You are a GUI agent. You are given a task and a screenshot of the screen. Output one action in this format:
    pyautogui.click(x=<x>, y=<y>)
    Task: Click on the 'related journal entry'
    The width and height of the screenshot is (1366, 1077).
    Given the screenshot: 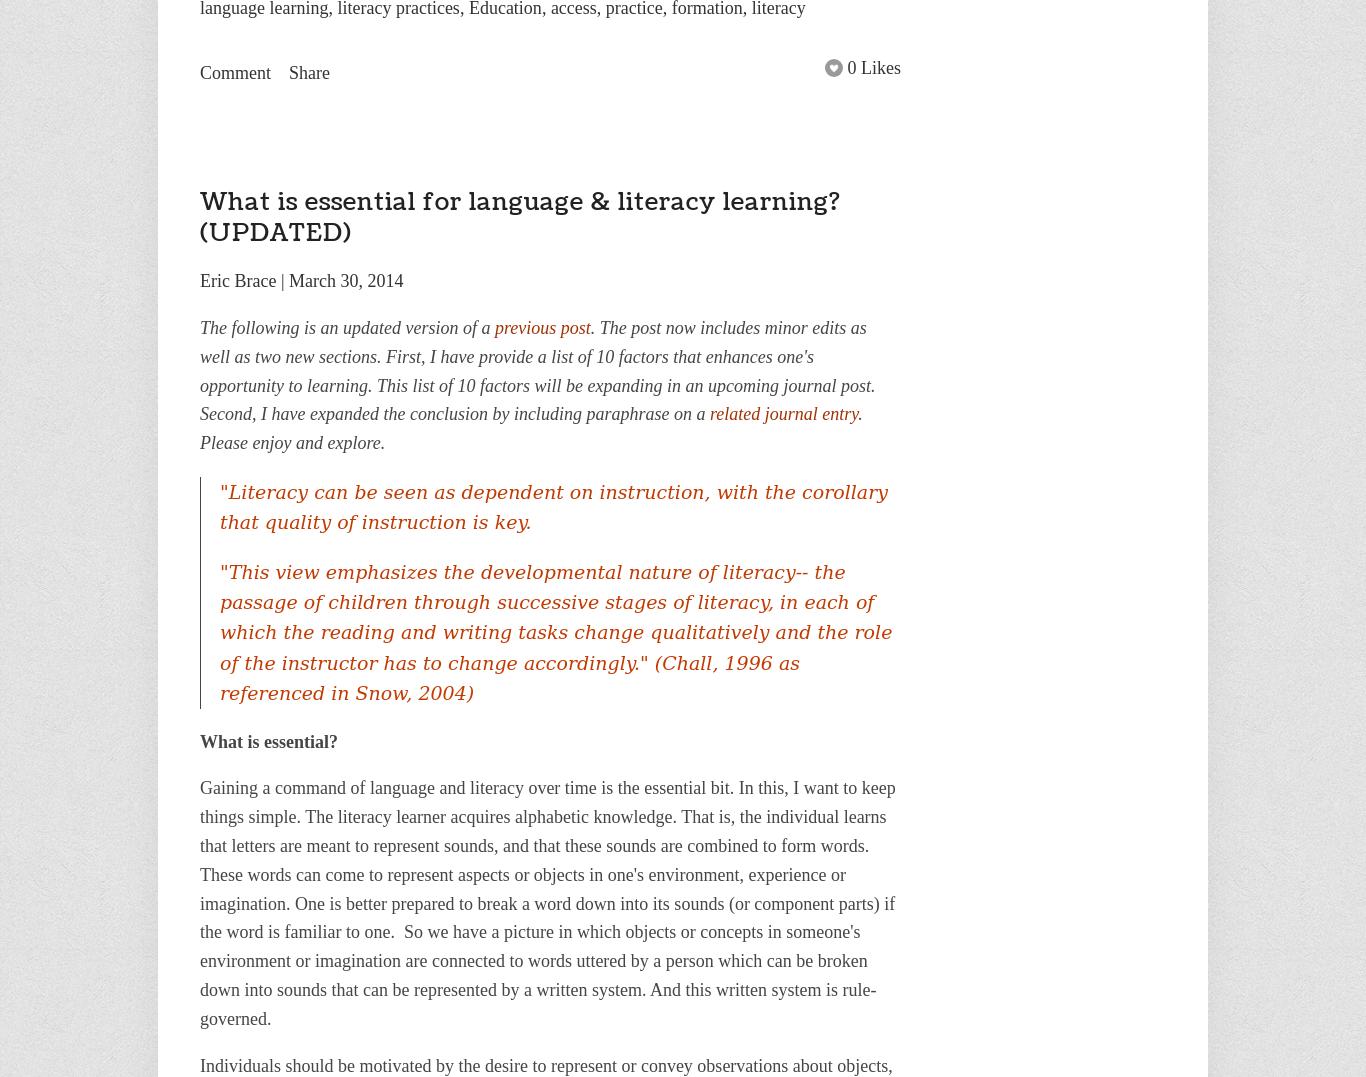 What is the action you would take?
    pyautogui.click(x=783, y=413)
    